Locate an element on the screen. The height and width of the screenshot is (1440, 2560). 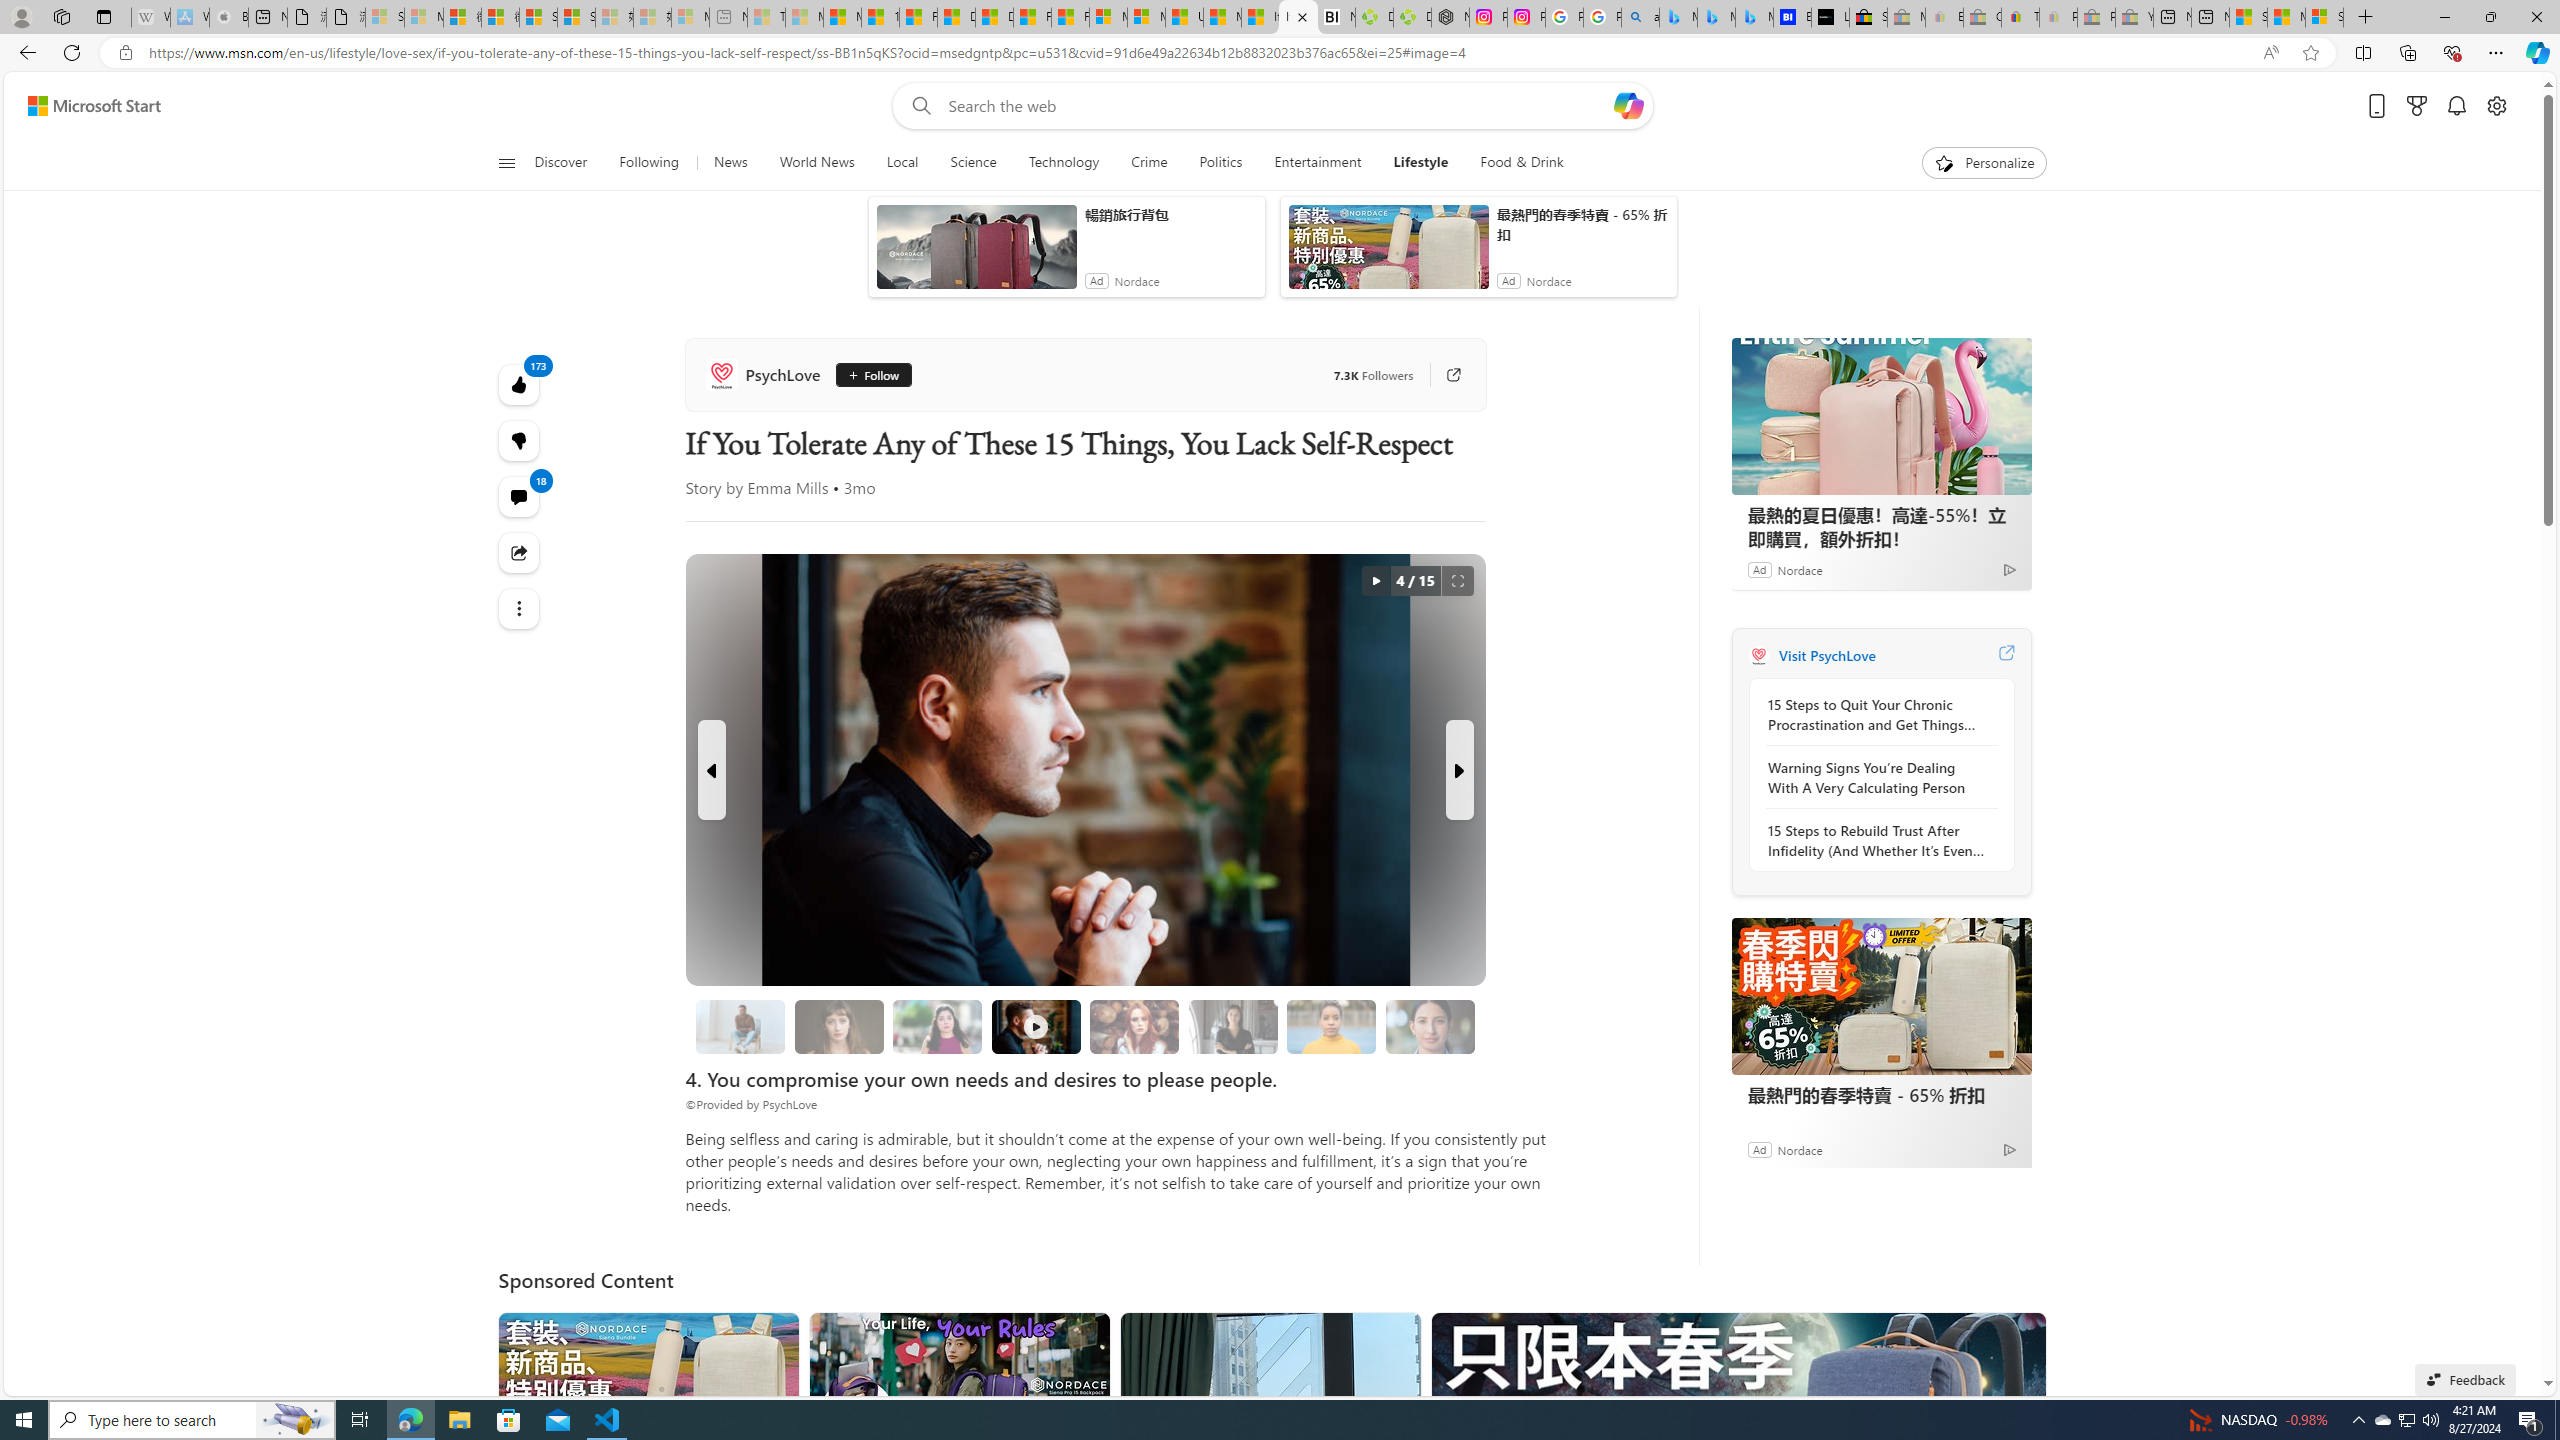
'Nordace - Nordace Edin Collection' is located at coordinates (1450, 16).